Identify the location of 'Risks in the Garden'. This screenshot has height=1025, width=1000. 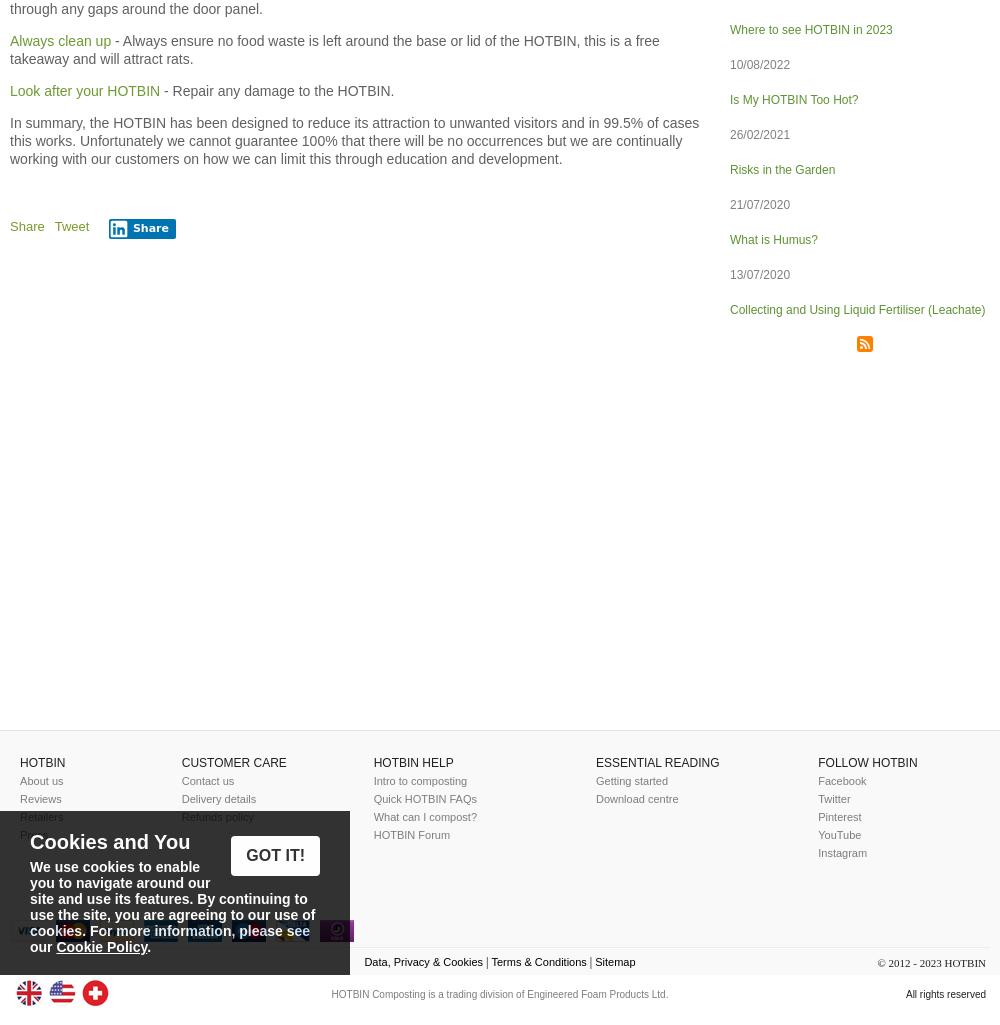
(782, 169).